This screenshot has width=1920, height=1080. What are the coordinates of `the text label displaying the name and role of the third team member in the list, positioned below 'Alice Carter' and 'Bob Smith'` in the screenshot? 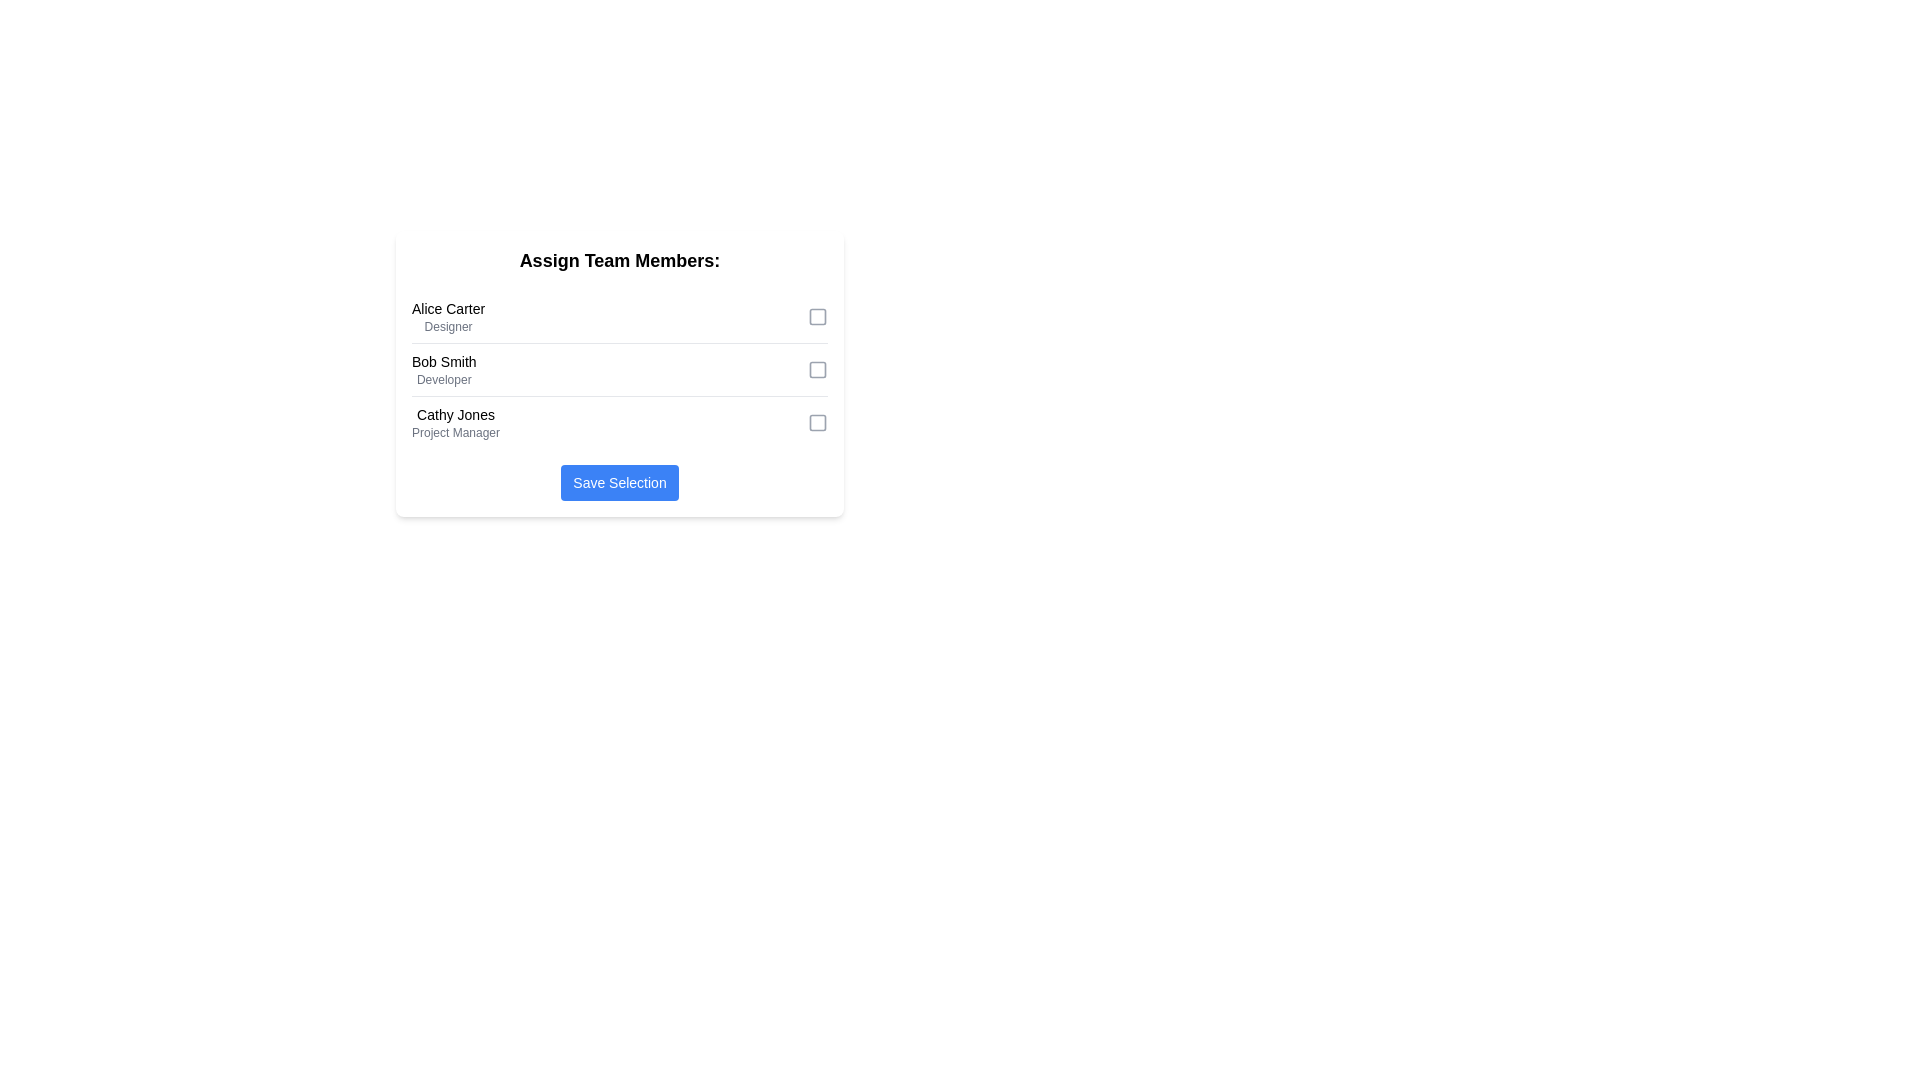 It's located at (455, 422).